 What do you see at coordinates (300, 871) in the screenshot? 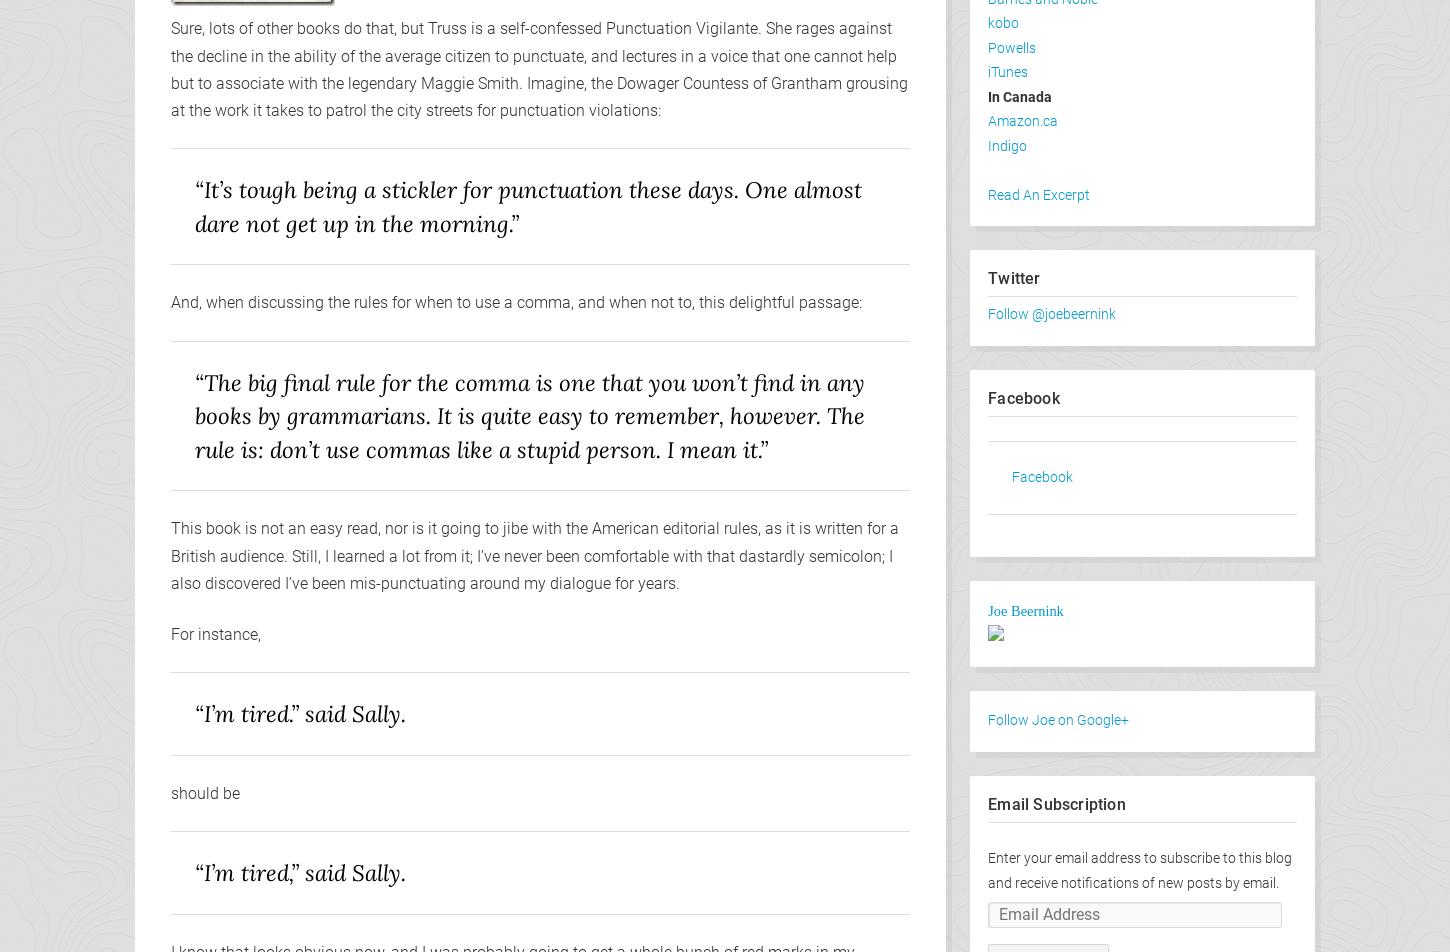
I see `'“I’m tired,” said Sally.'` at bounding box center [300, 871].